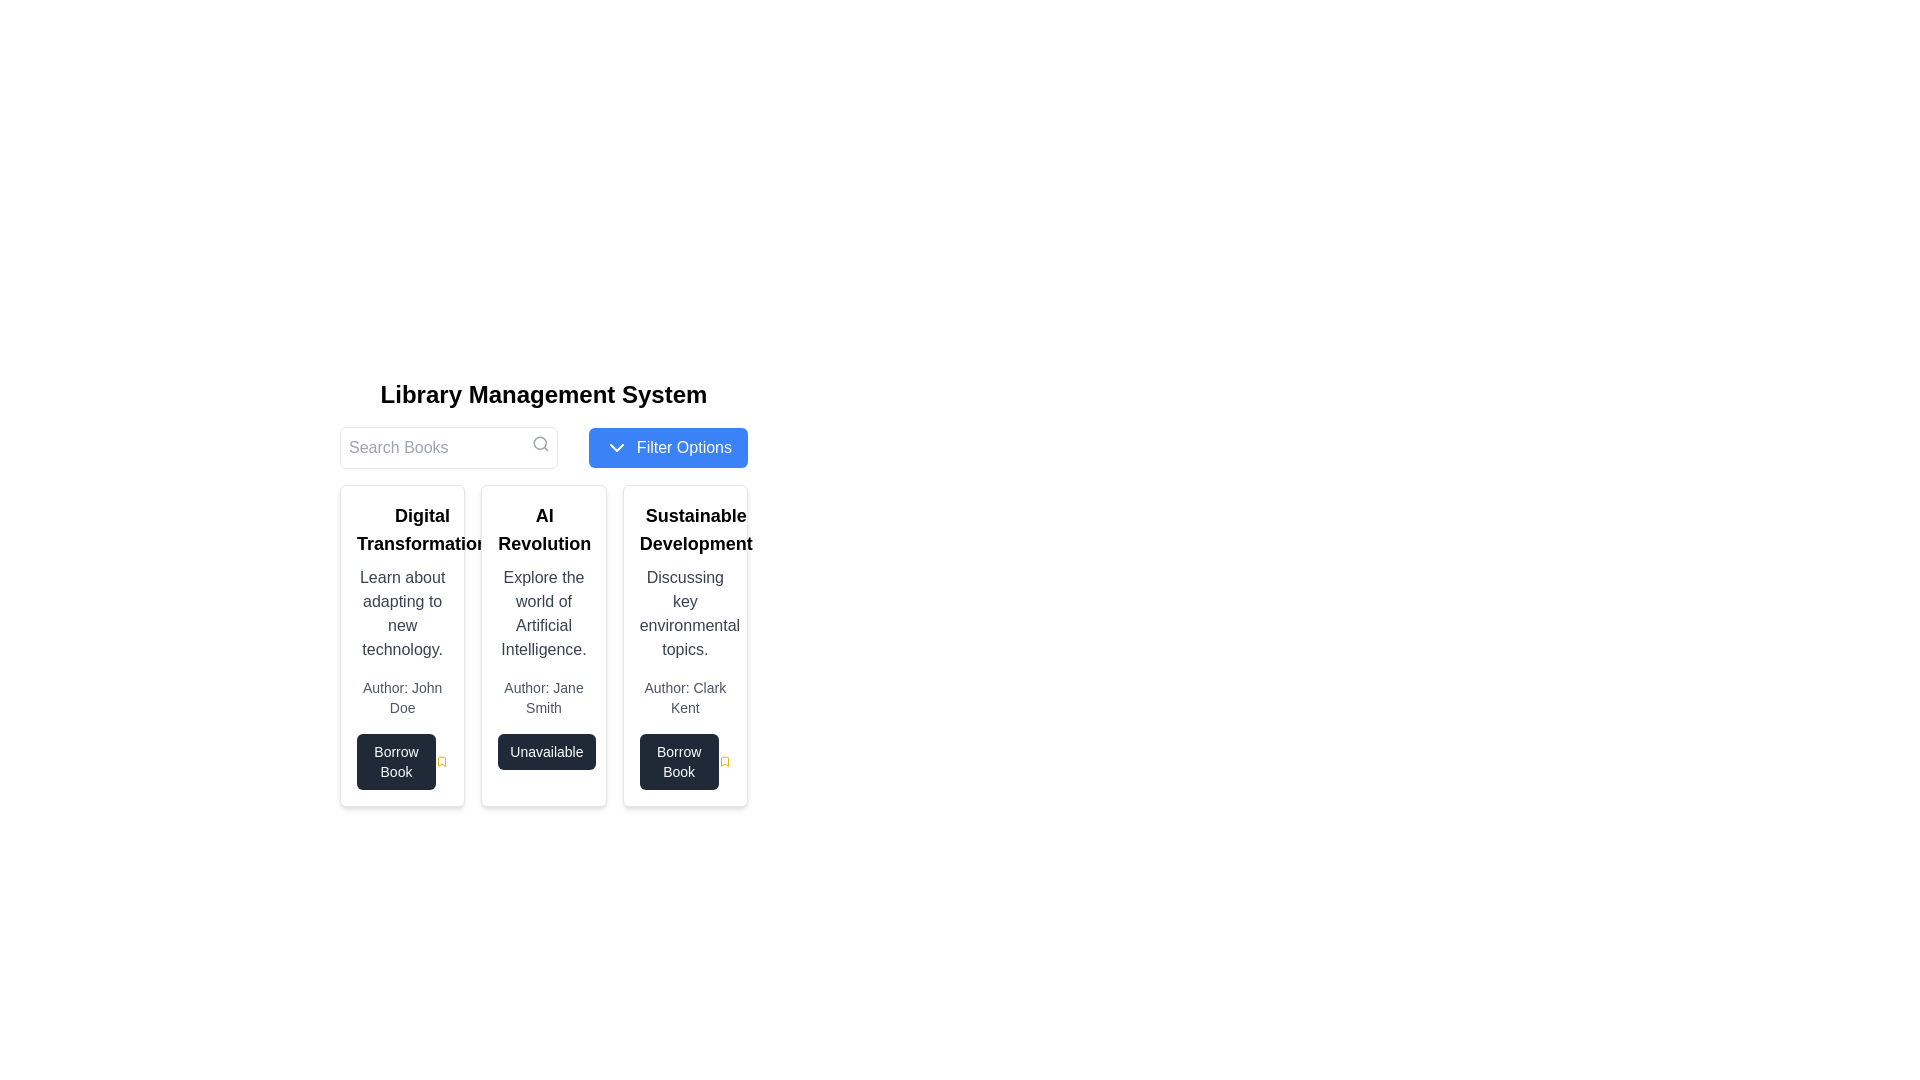 This screenshot has width=1920, height=1080. I want to click on the 'AI Revolution' Information Card in the library management interface, so click(543, 645).